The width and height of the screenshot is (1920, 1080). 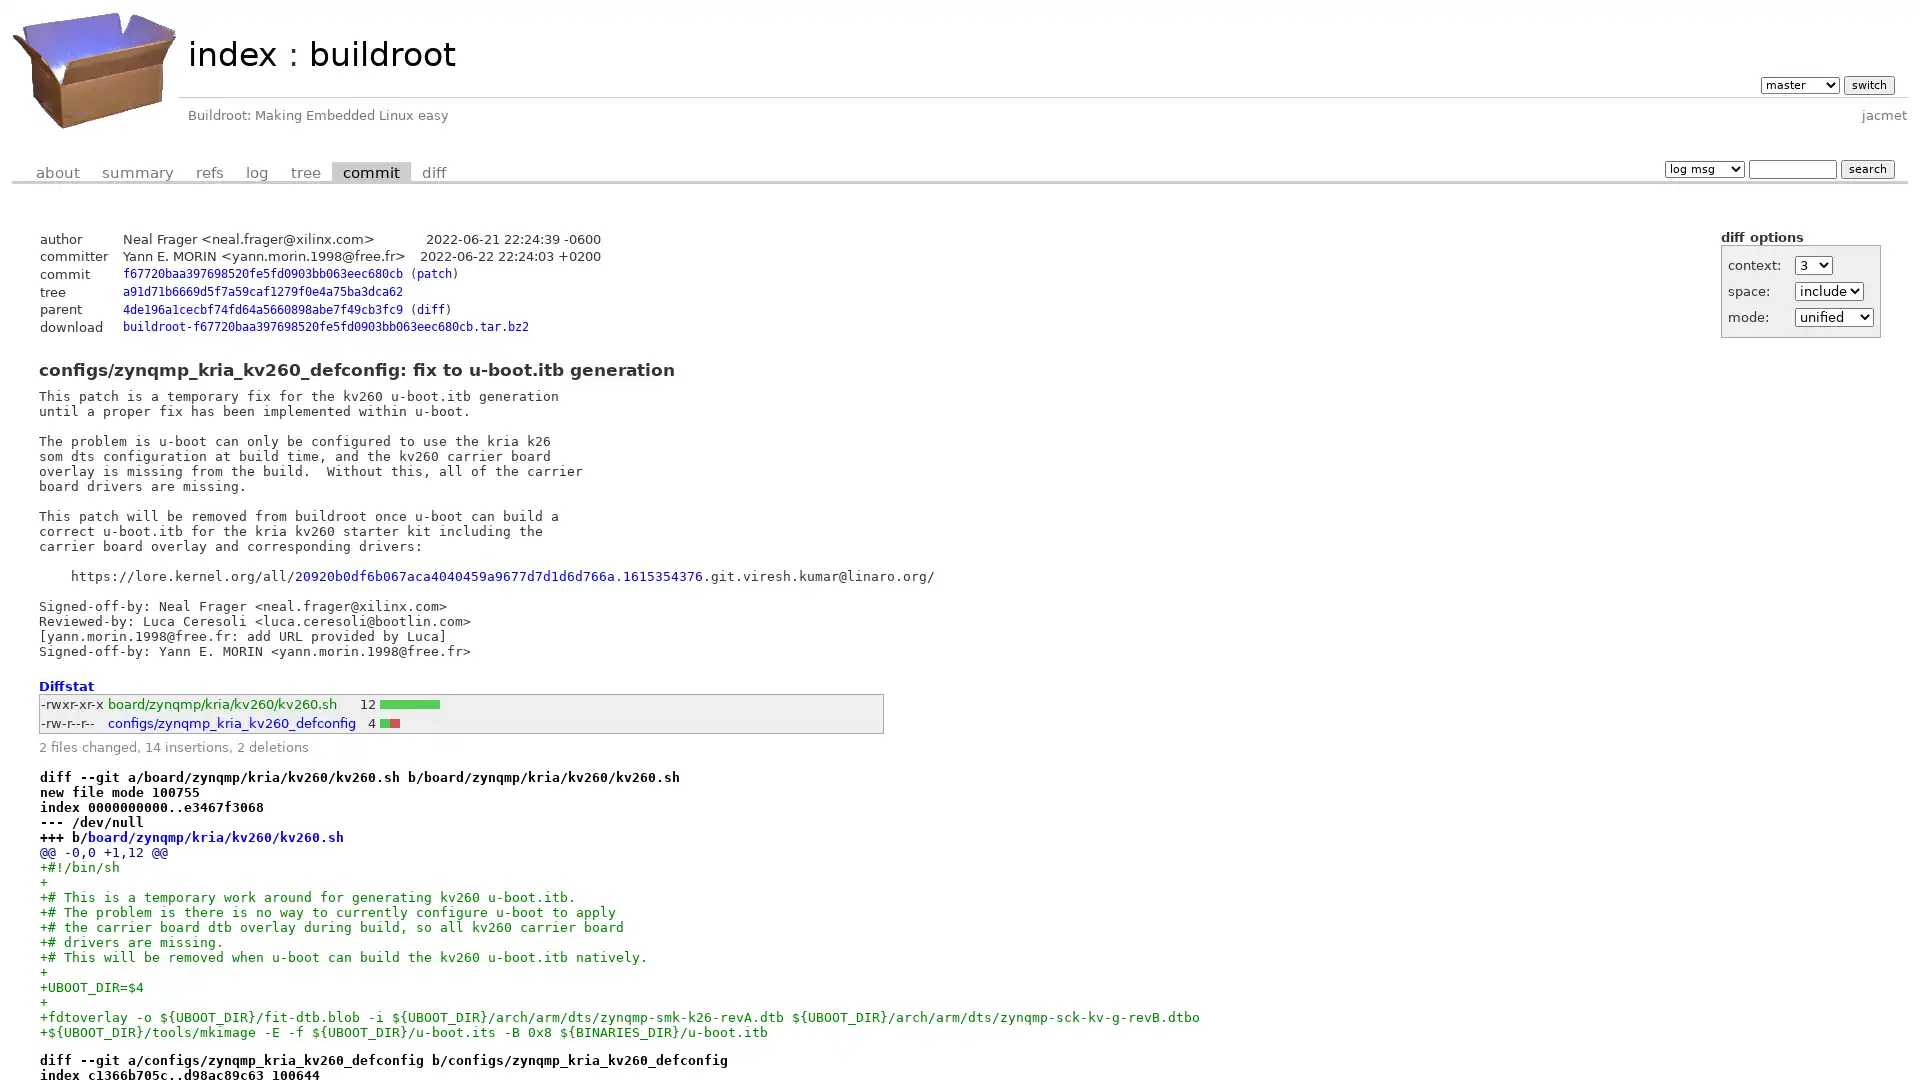 I want to click on search, so click(x=1866, y=167).